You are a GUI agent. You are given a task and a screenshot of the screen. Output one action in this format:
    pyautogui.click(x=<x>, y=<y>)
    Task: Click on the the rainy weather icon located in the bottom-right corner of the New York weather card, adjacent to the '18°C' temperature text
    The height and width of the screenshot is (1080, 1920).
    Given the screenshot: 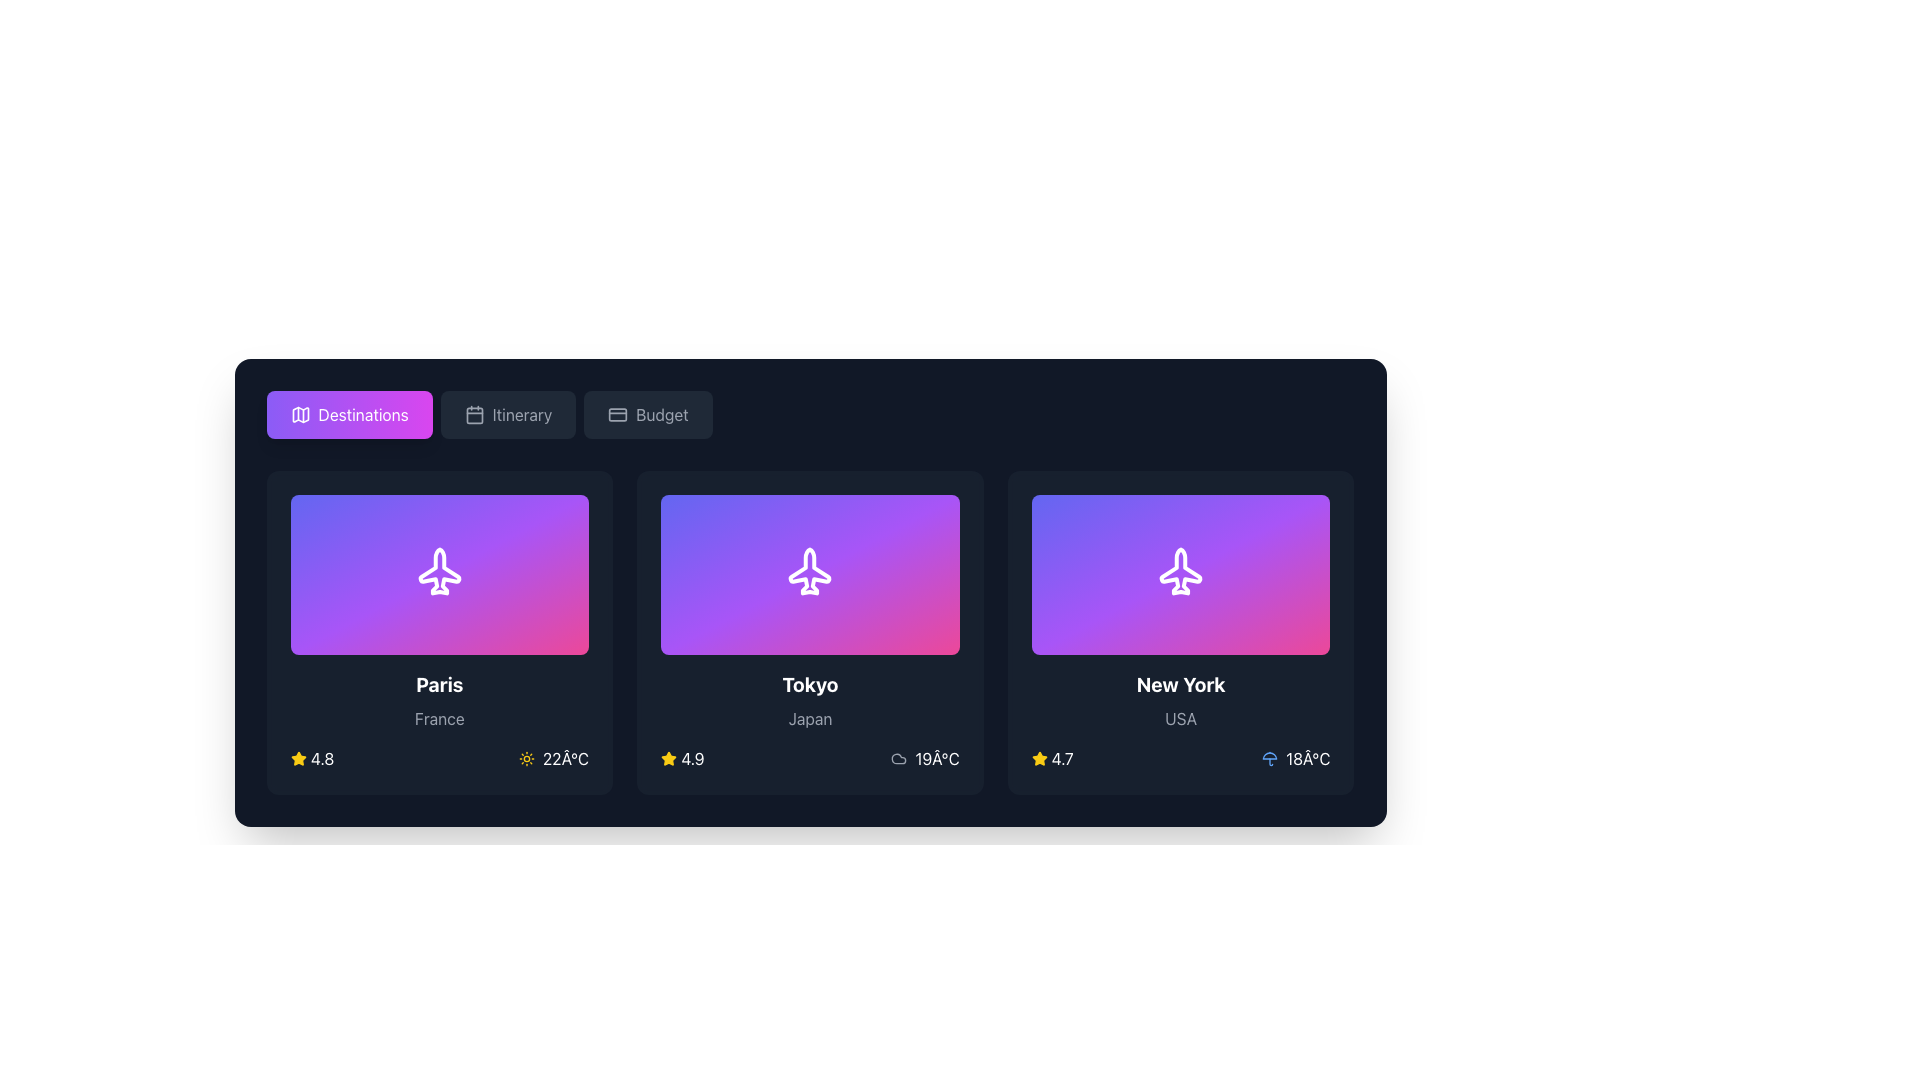 What is the action you would take?
    pyautogui.click(x=1269, y=759)
    